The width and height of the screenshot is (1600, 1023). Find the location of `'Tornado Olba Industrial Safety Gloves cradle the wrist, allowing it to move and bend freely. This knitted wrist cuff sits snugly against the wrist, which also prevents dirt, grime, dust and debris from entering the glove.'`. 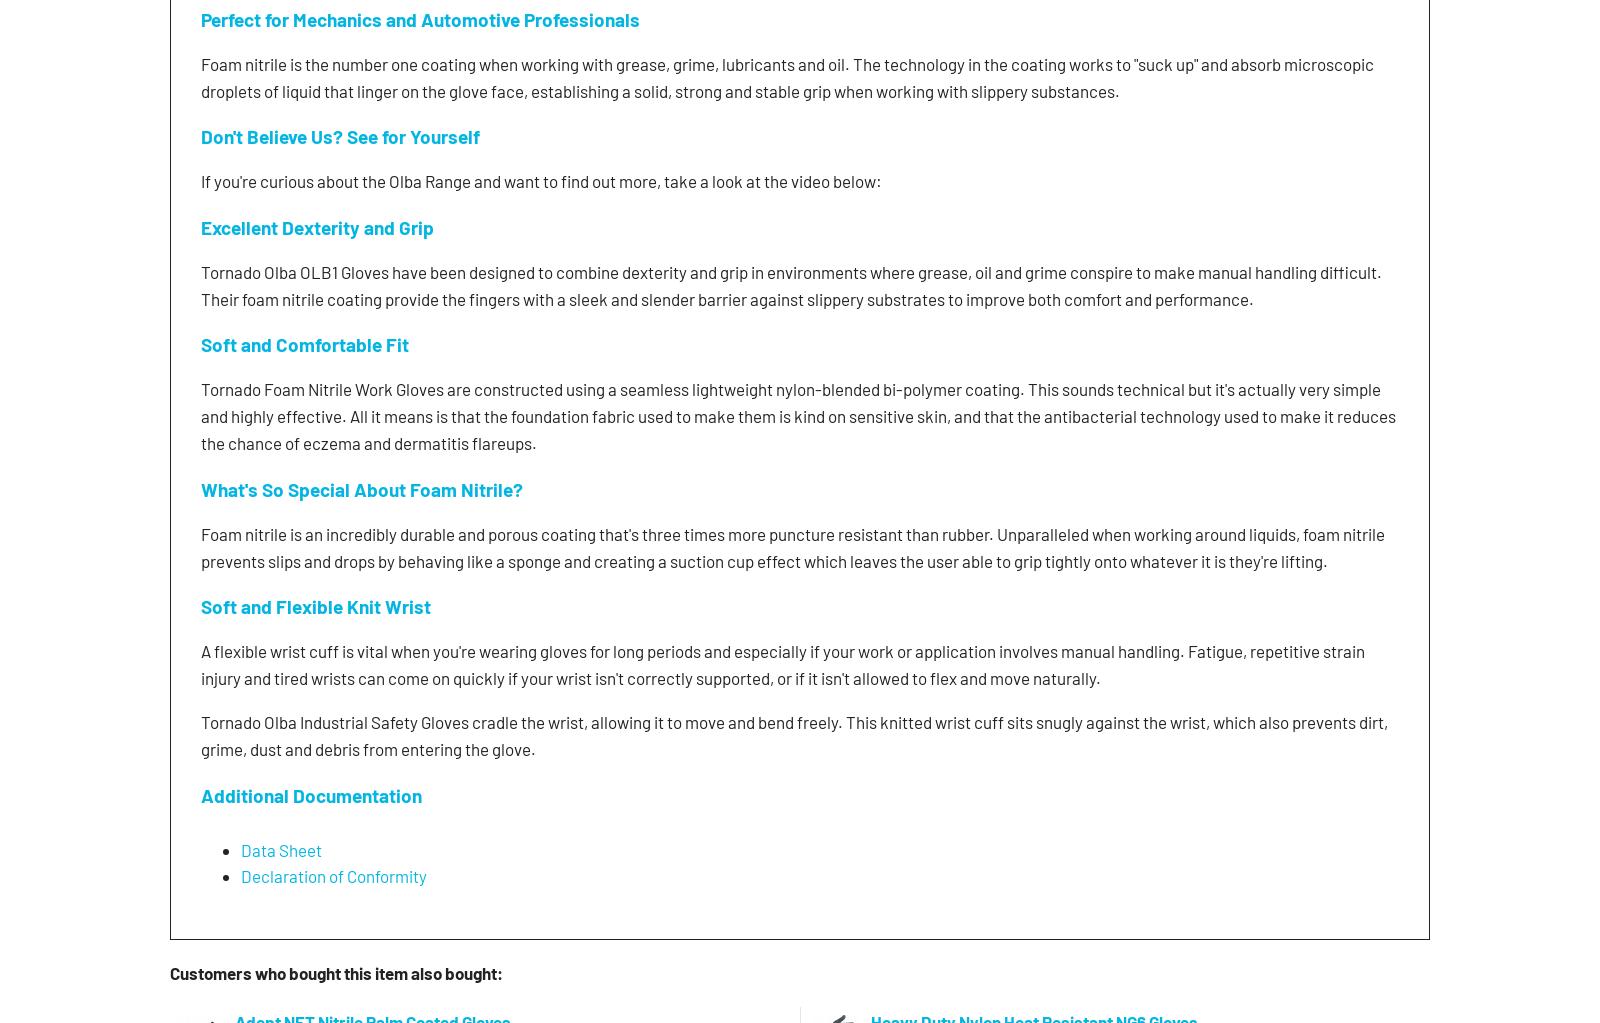

'Tornado Olba Industrial Safety Gloves cradle the wrist, allowing it to move and bend freely. This knitted wrist cuff sits snugly against the wrist, which also prevents dirt, grime, dust and debris from entering the glove.' is located at coordinates (794, 735).